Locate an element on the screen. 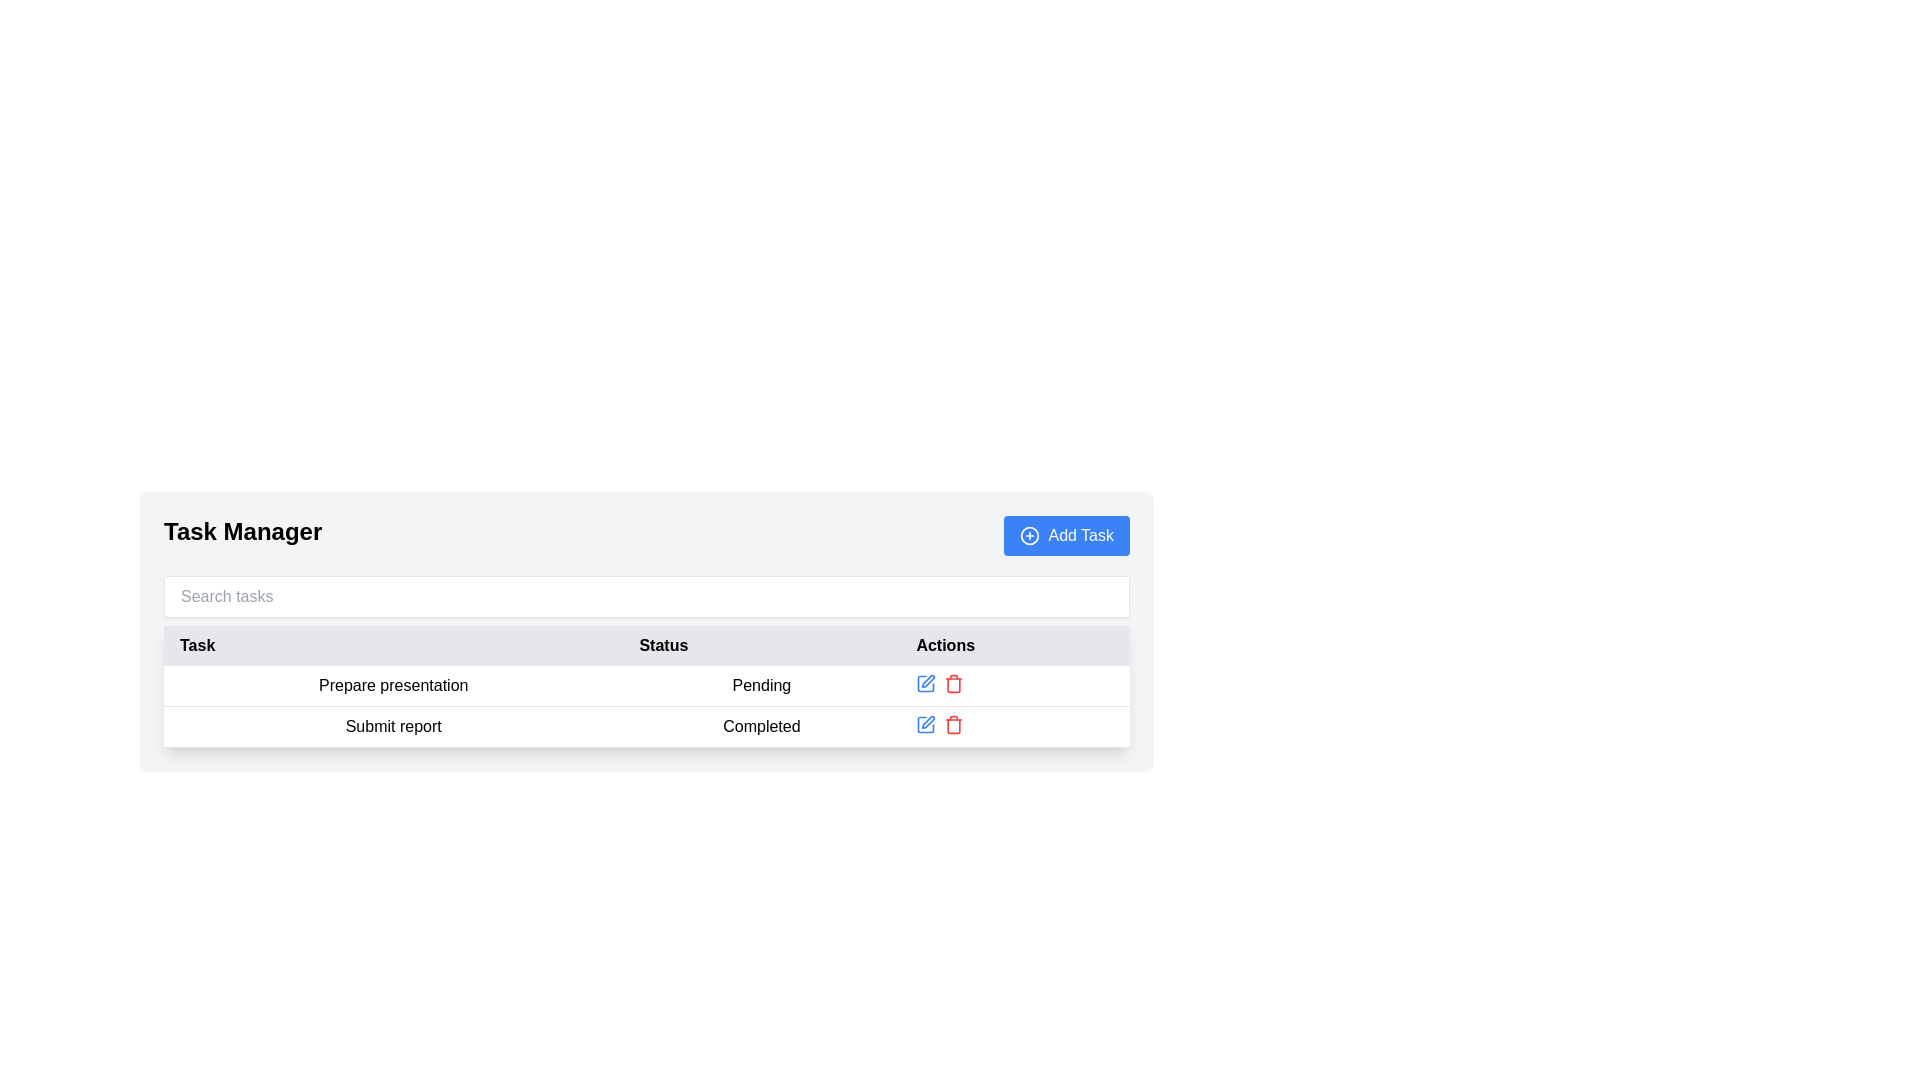 The image size is (1920, 1080). the delete icon located as the second icon from the right in the 'Actions' column of the 'Submit report' row is located at coordinates (953, 682).